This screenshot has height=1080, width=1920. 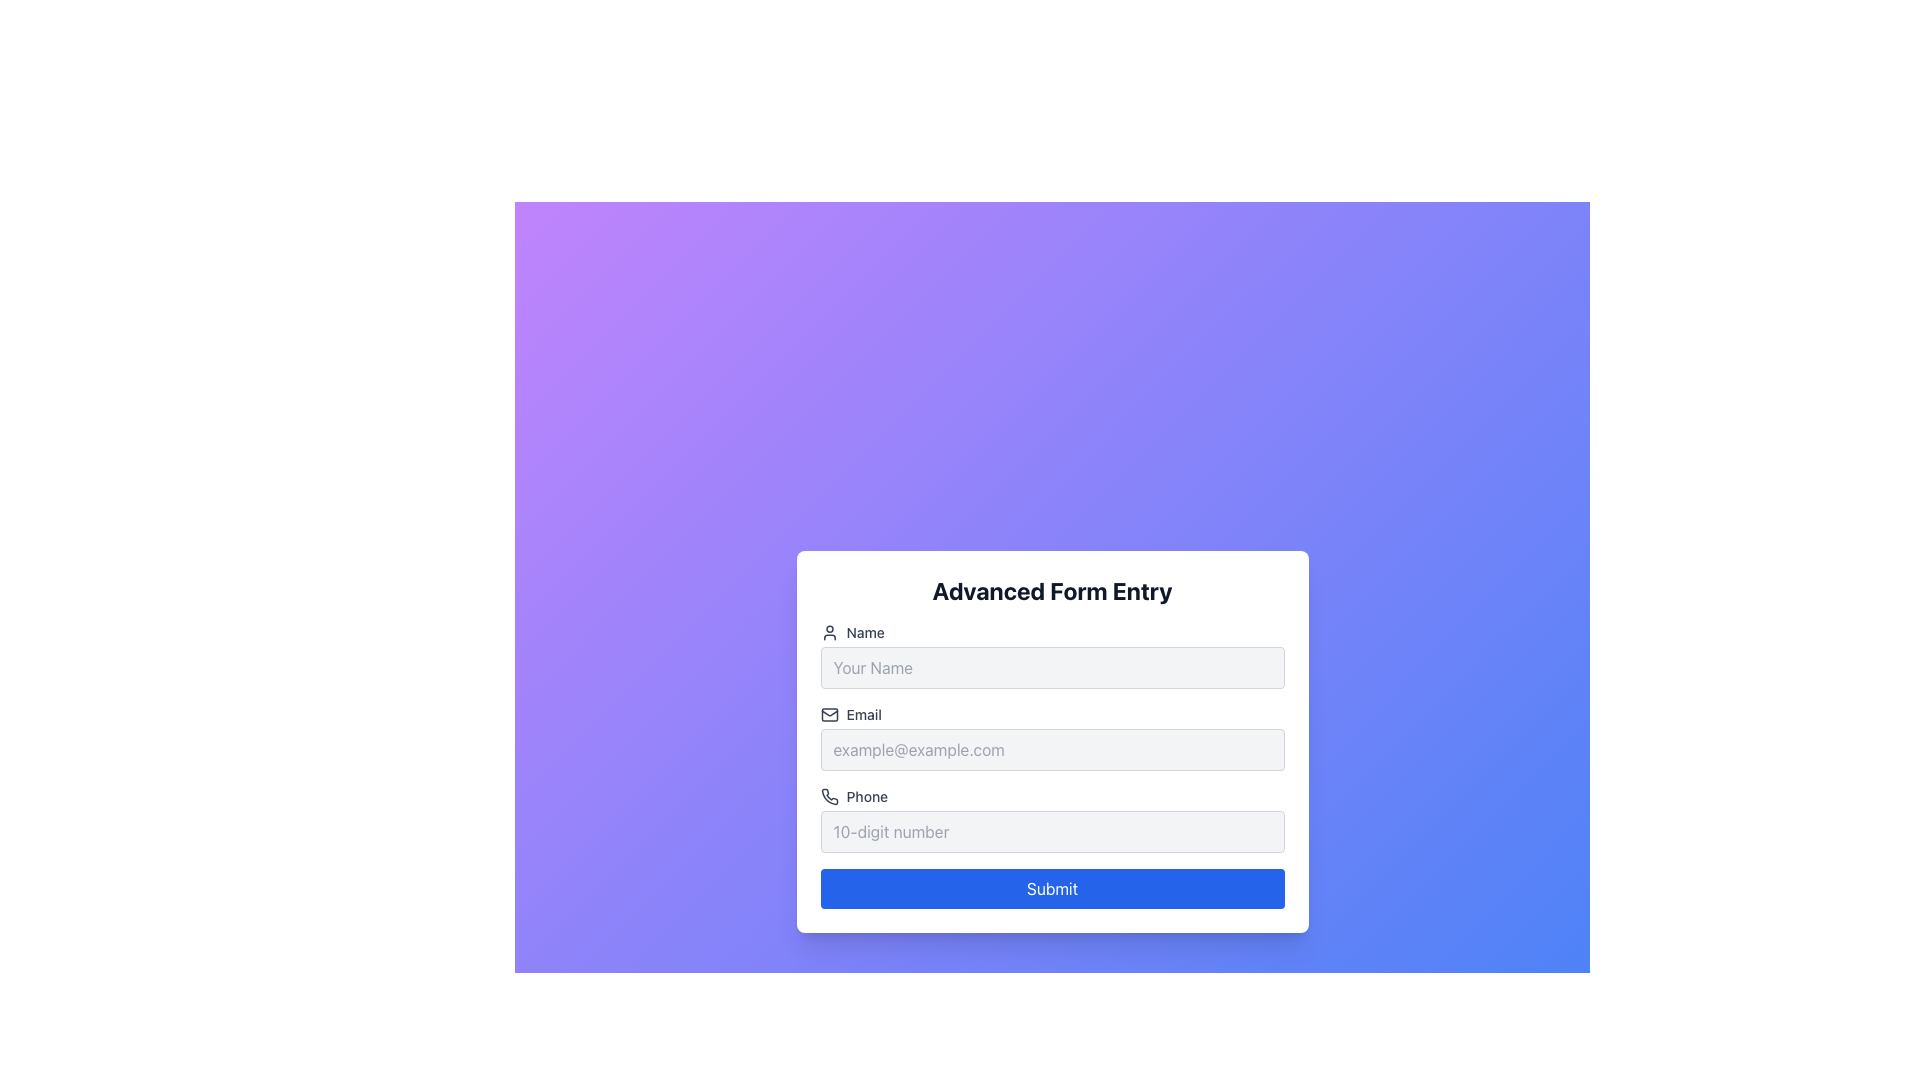 I want to click on the phone icon represented by a simple outlined SVG graphic located within the 'Phone' input field, so click(x=829, y=795).